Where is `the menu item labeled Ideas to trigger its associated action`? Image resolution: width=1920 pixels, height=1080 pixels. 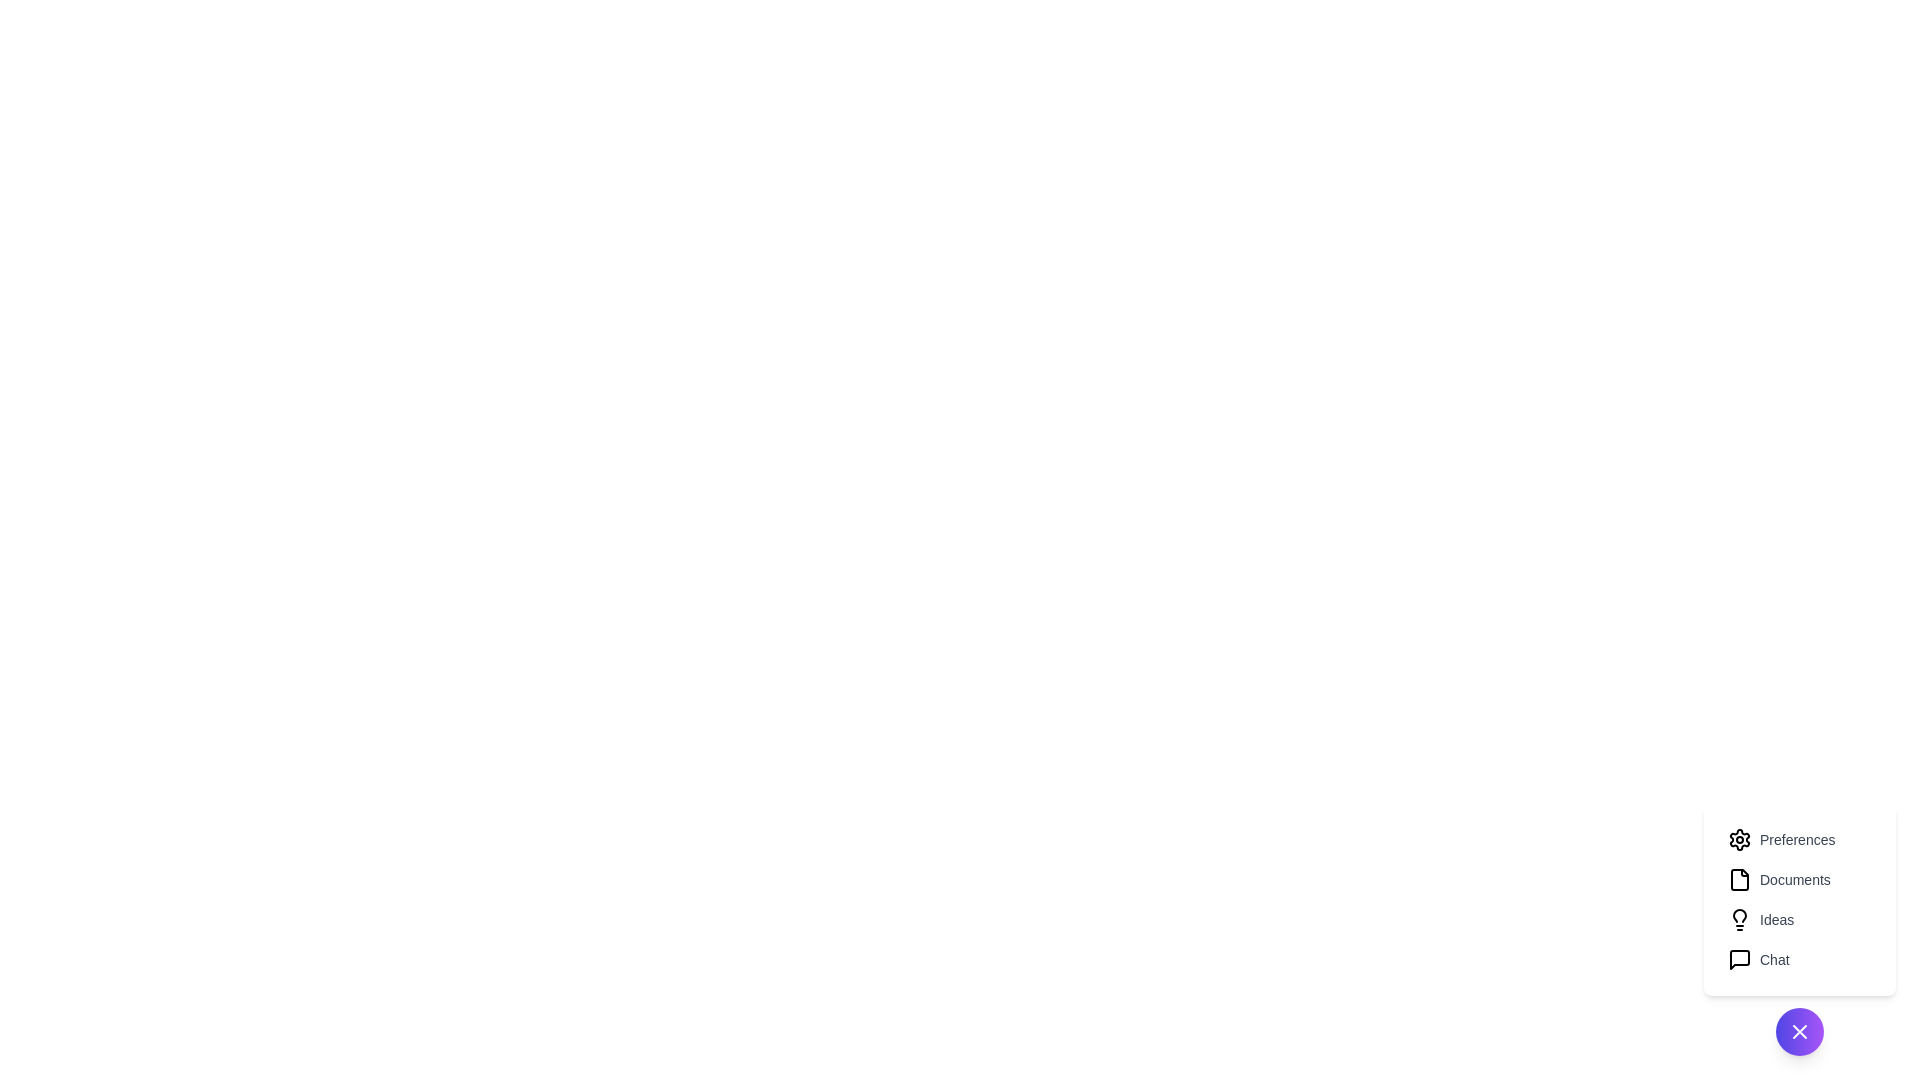 the menu item labeled Ideas to trigger its associated action is located at coordinates (1800, 920).